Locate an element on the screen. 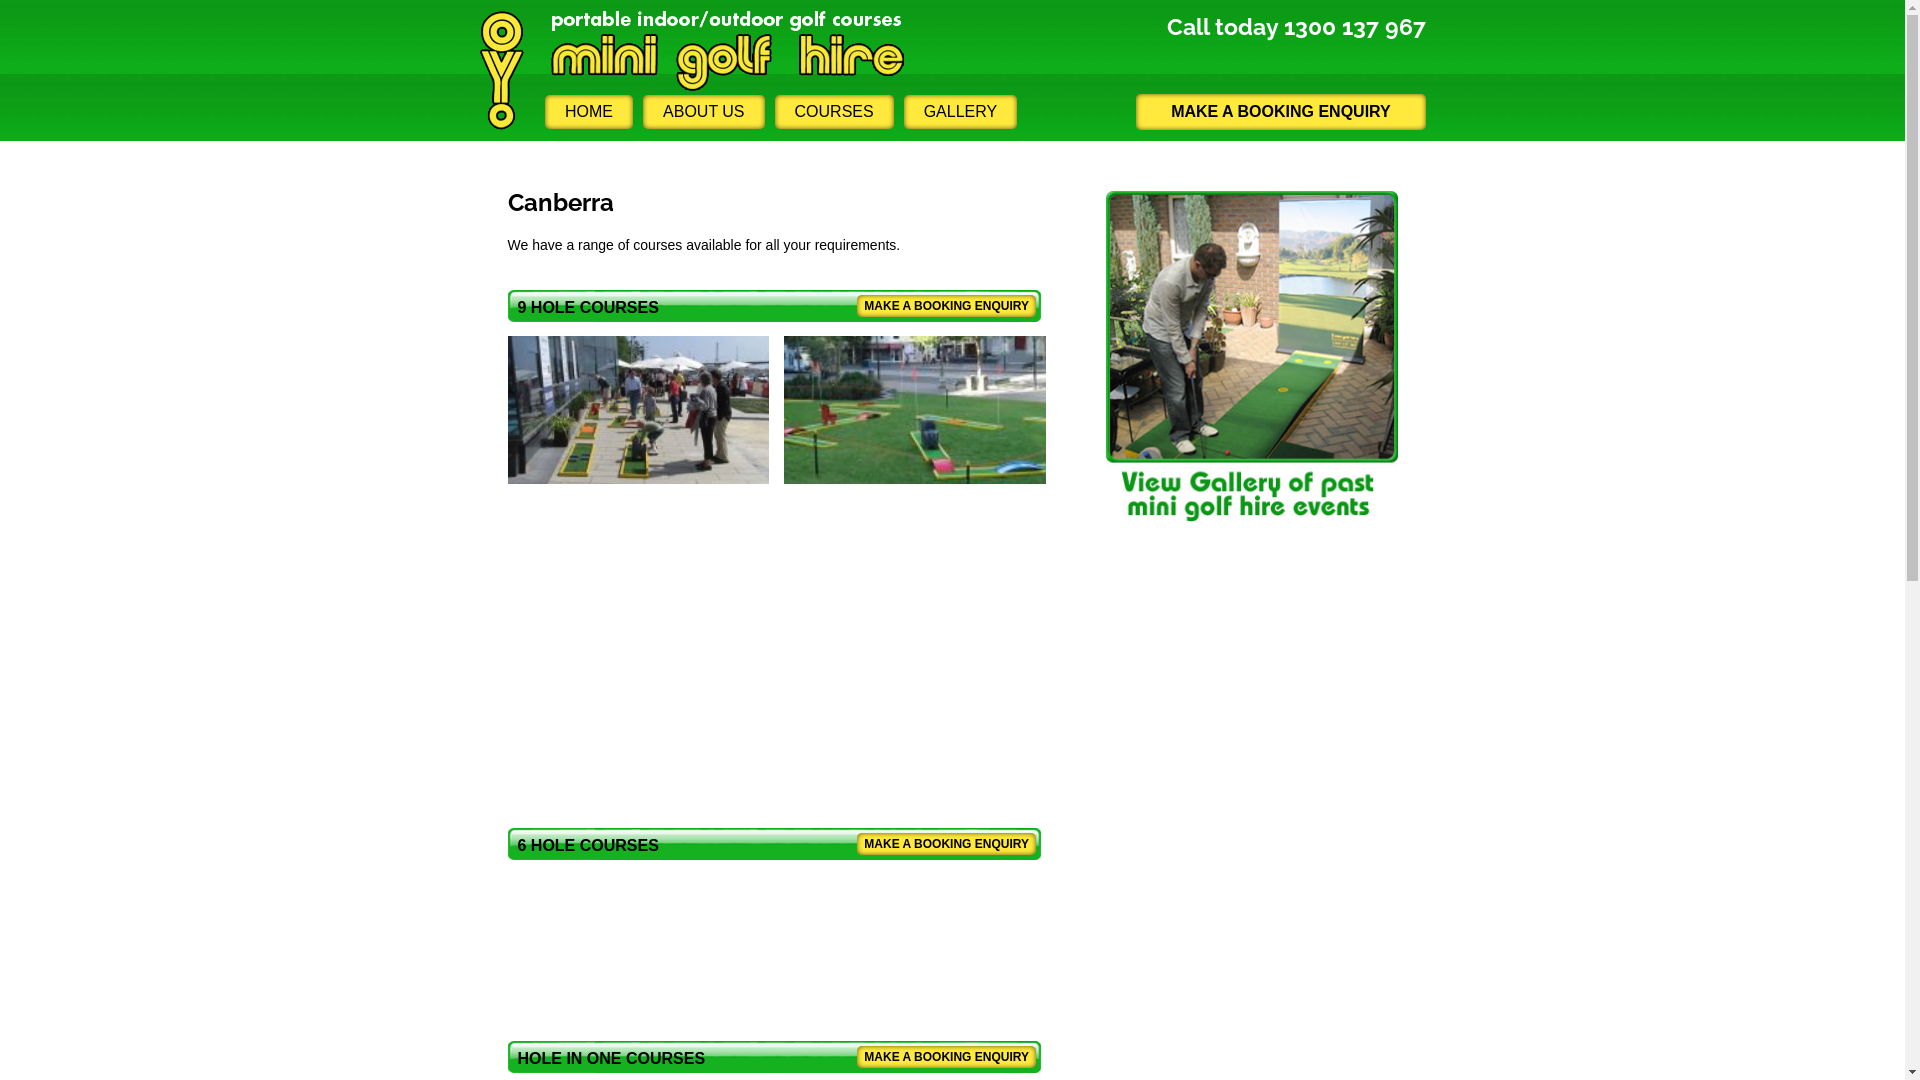  'HOME' is located at coordinates (588, 111).